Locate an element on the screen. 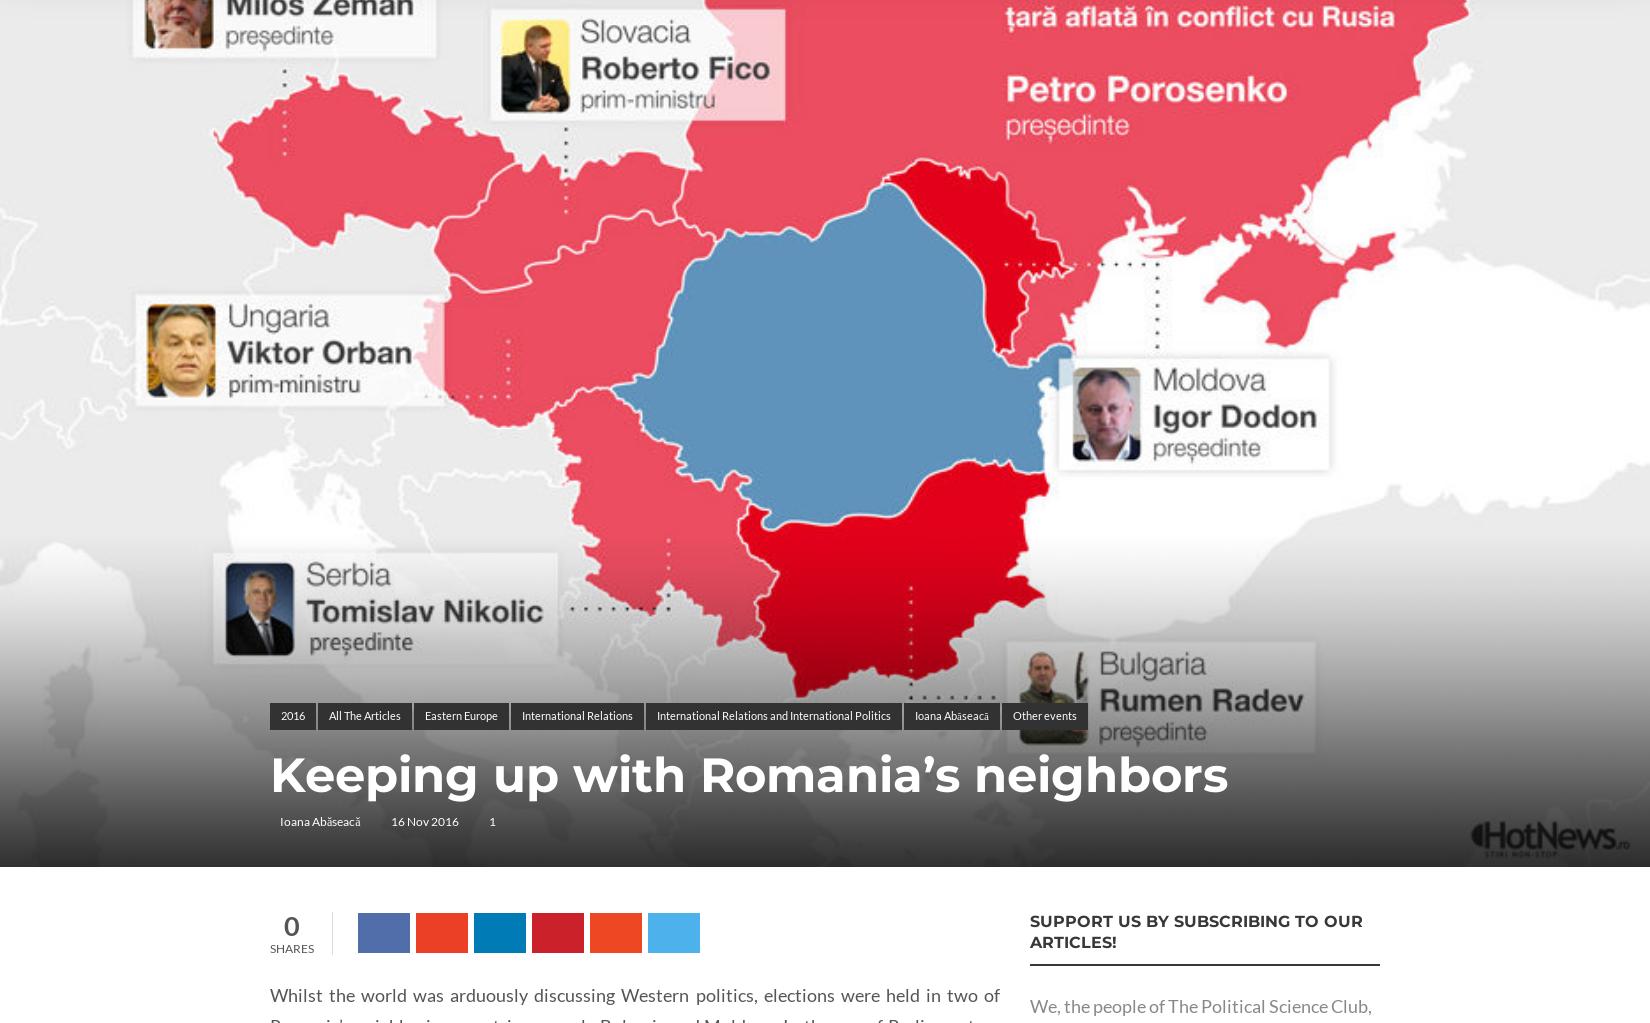  'Shares' is located at coordinates (292, 948).